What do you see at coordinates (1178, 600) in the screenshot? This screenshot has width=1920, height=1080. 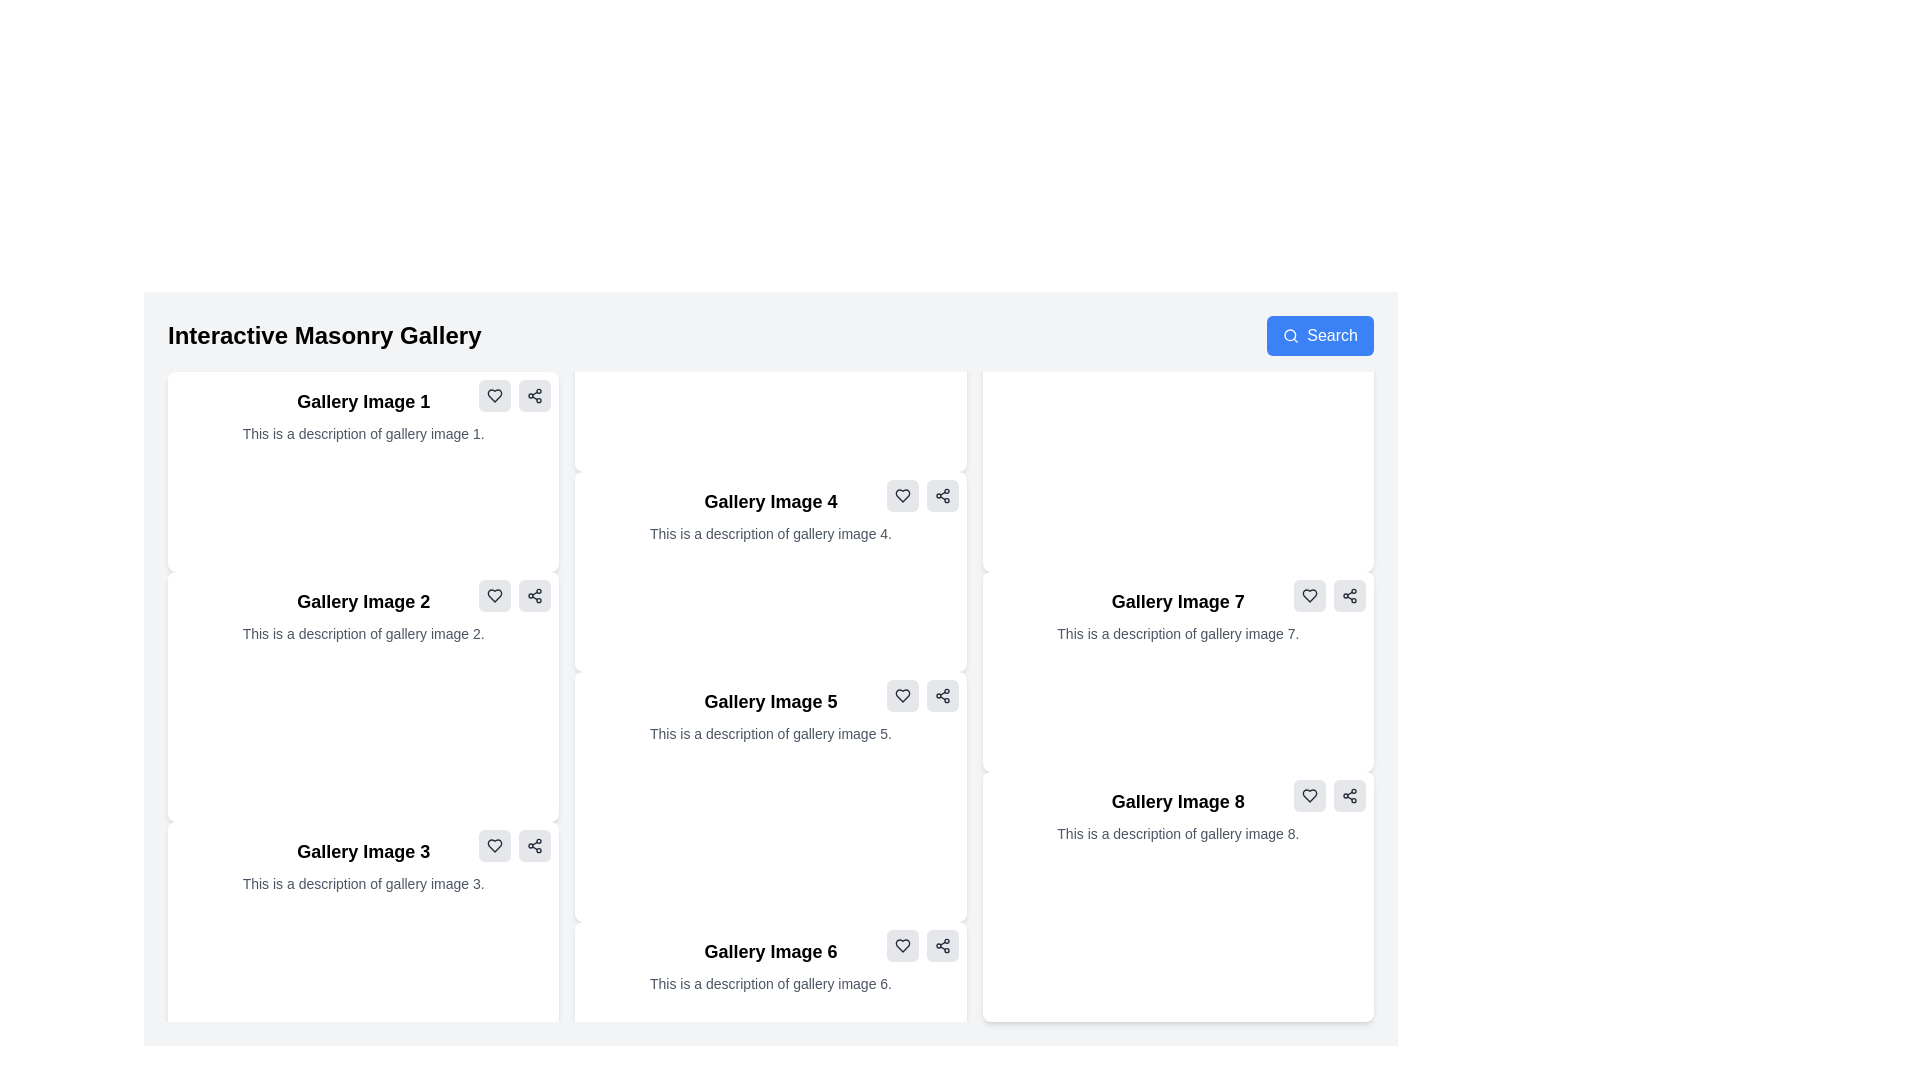 I see `text label displaying 'Gallery Image 7' which is bold and large-sized, positioned at the top of the second card in the second column of a grid layout` at bounding box center [1178, 600].